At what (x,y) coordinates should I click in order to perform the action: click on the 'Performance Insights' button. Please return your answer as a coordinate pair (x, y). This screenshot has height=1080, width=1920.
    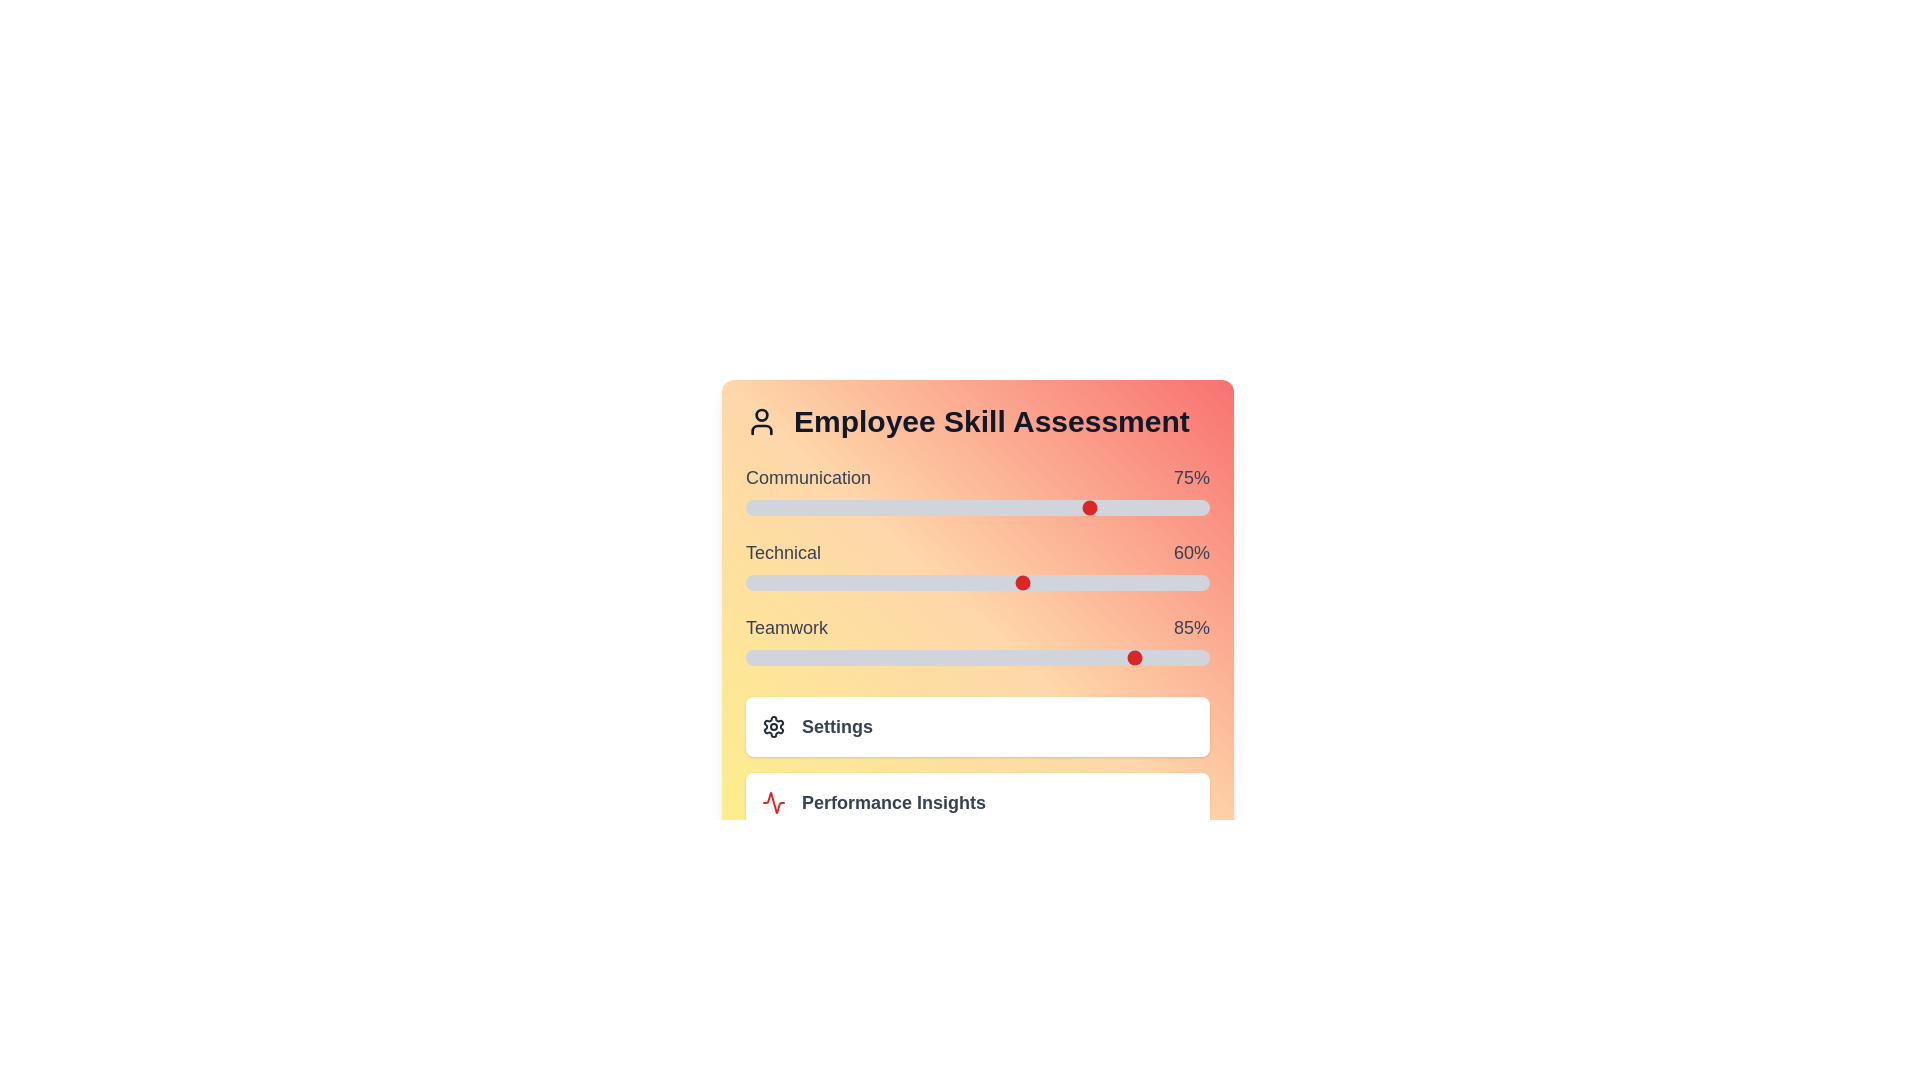
    Looking at the image, I should click on (978, 801).